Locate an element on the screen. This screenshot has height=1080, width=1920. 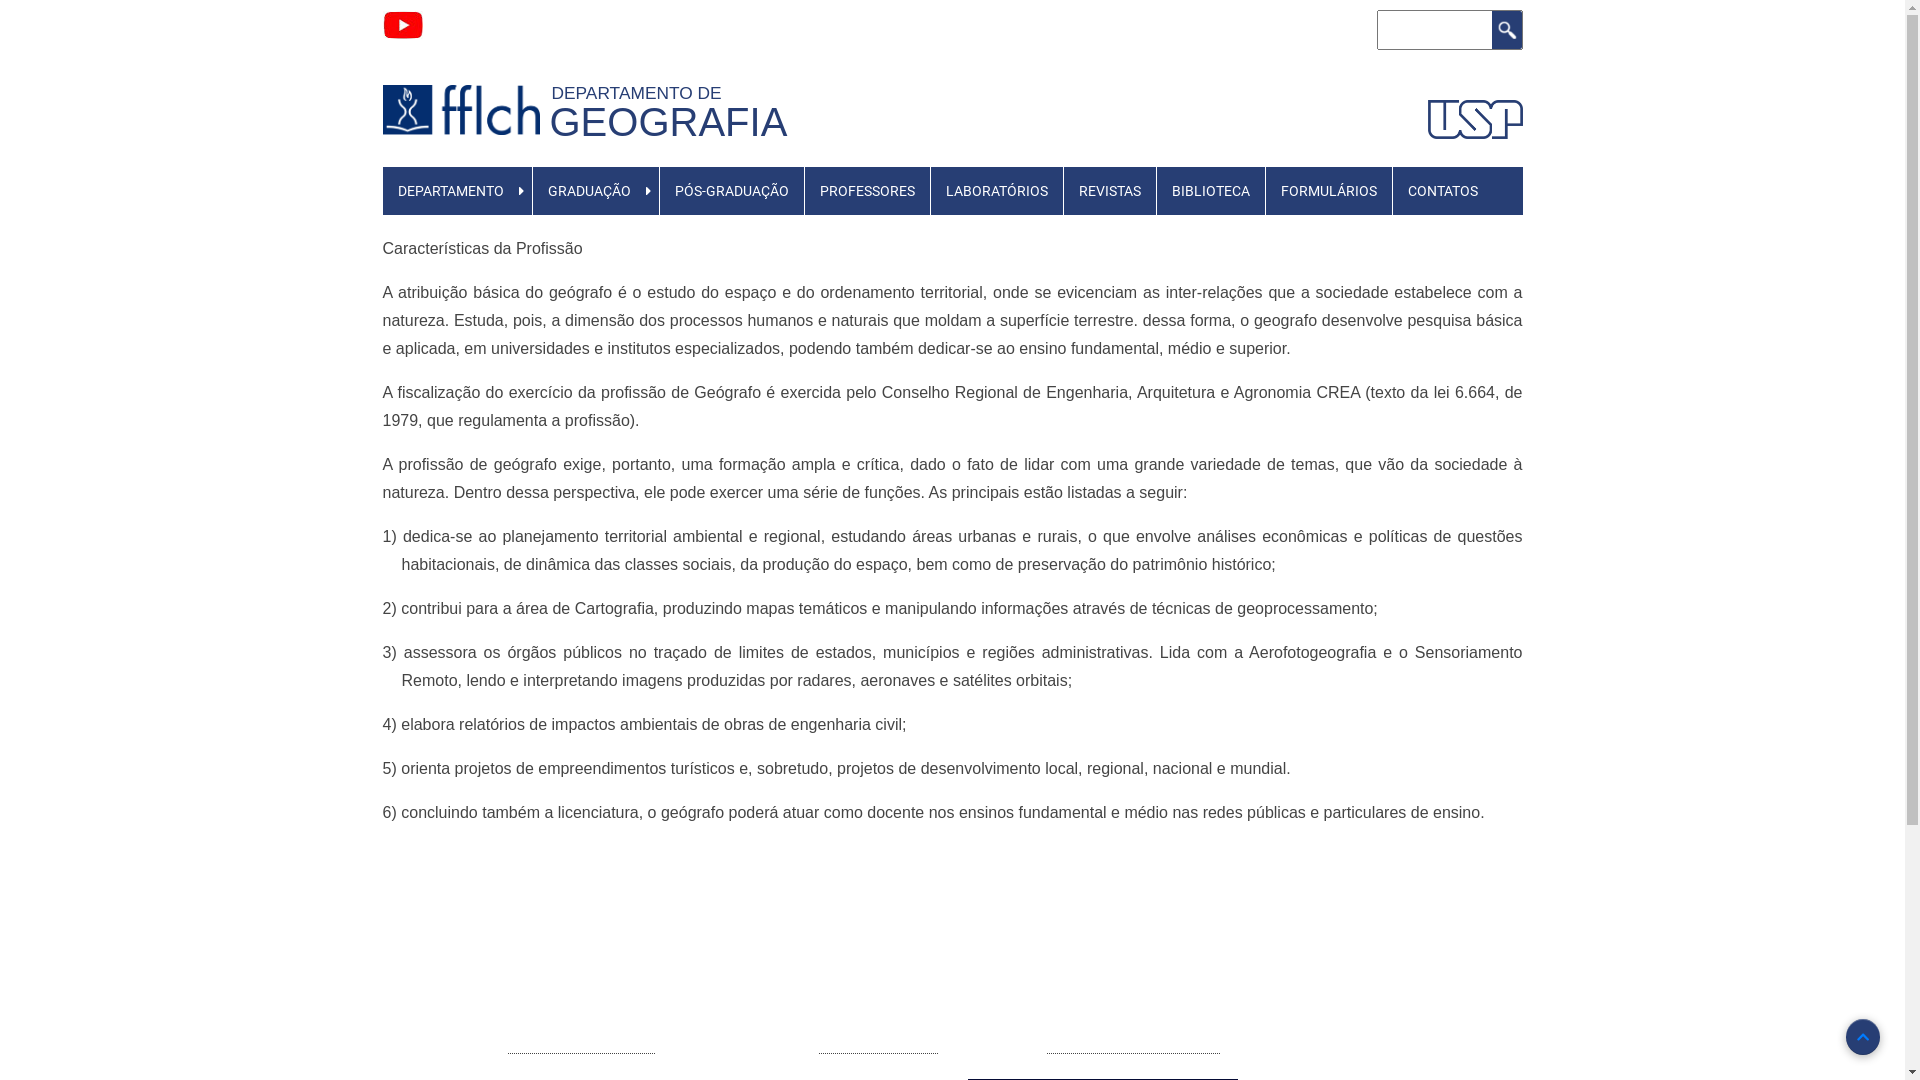
'REVISTAS' is located at coordinates (1108, 191).